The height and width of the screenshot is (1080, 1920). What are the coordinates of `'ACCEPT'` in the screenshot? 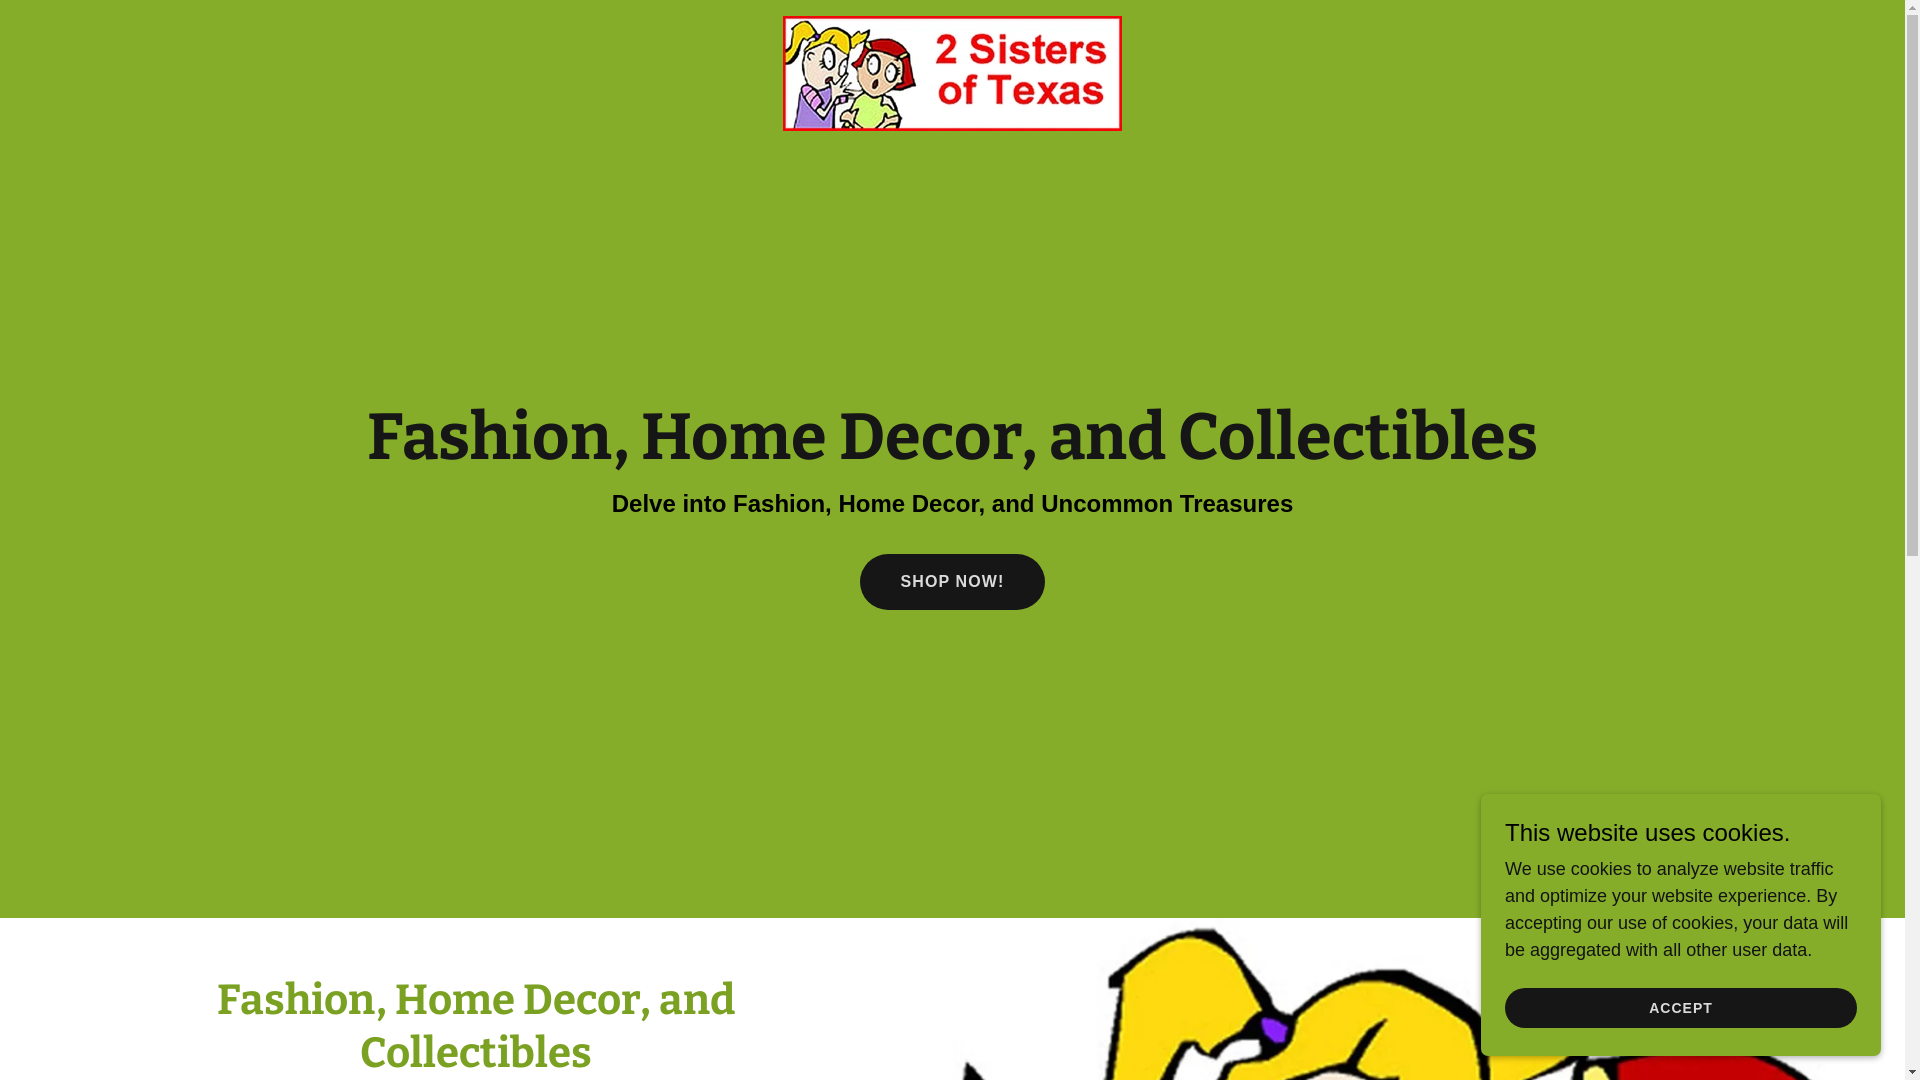 It's located at (1680, 1007).